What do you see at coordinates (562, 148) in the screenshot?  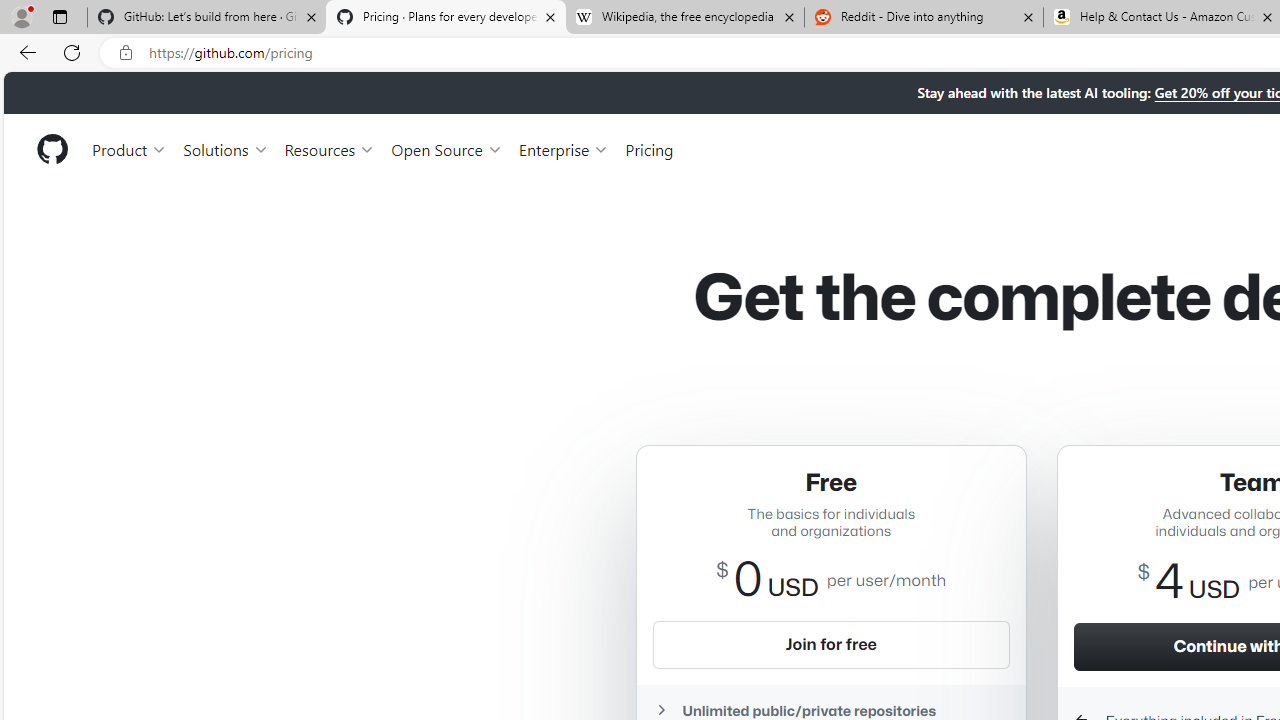 I see `'Enterprise'` at bounding box center [562, 148].